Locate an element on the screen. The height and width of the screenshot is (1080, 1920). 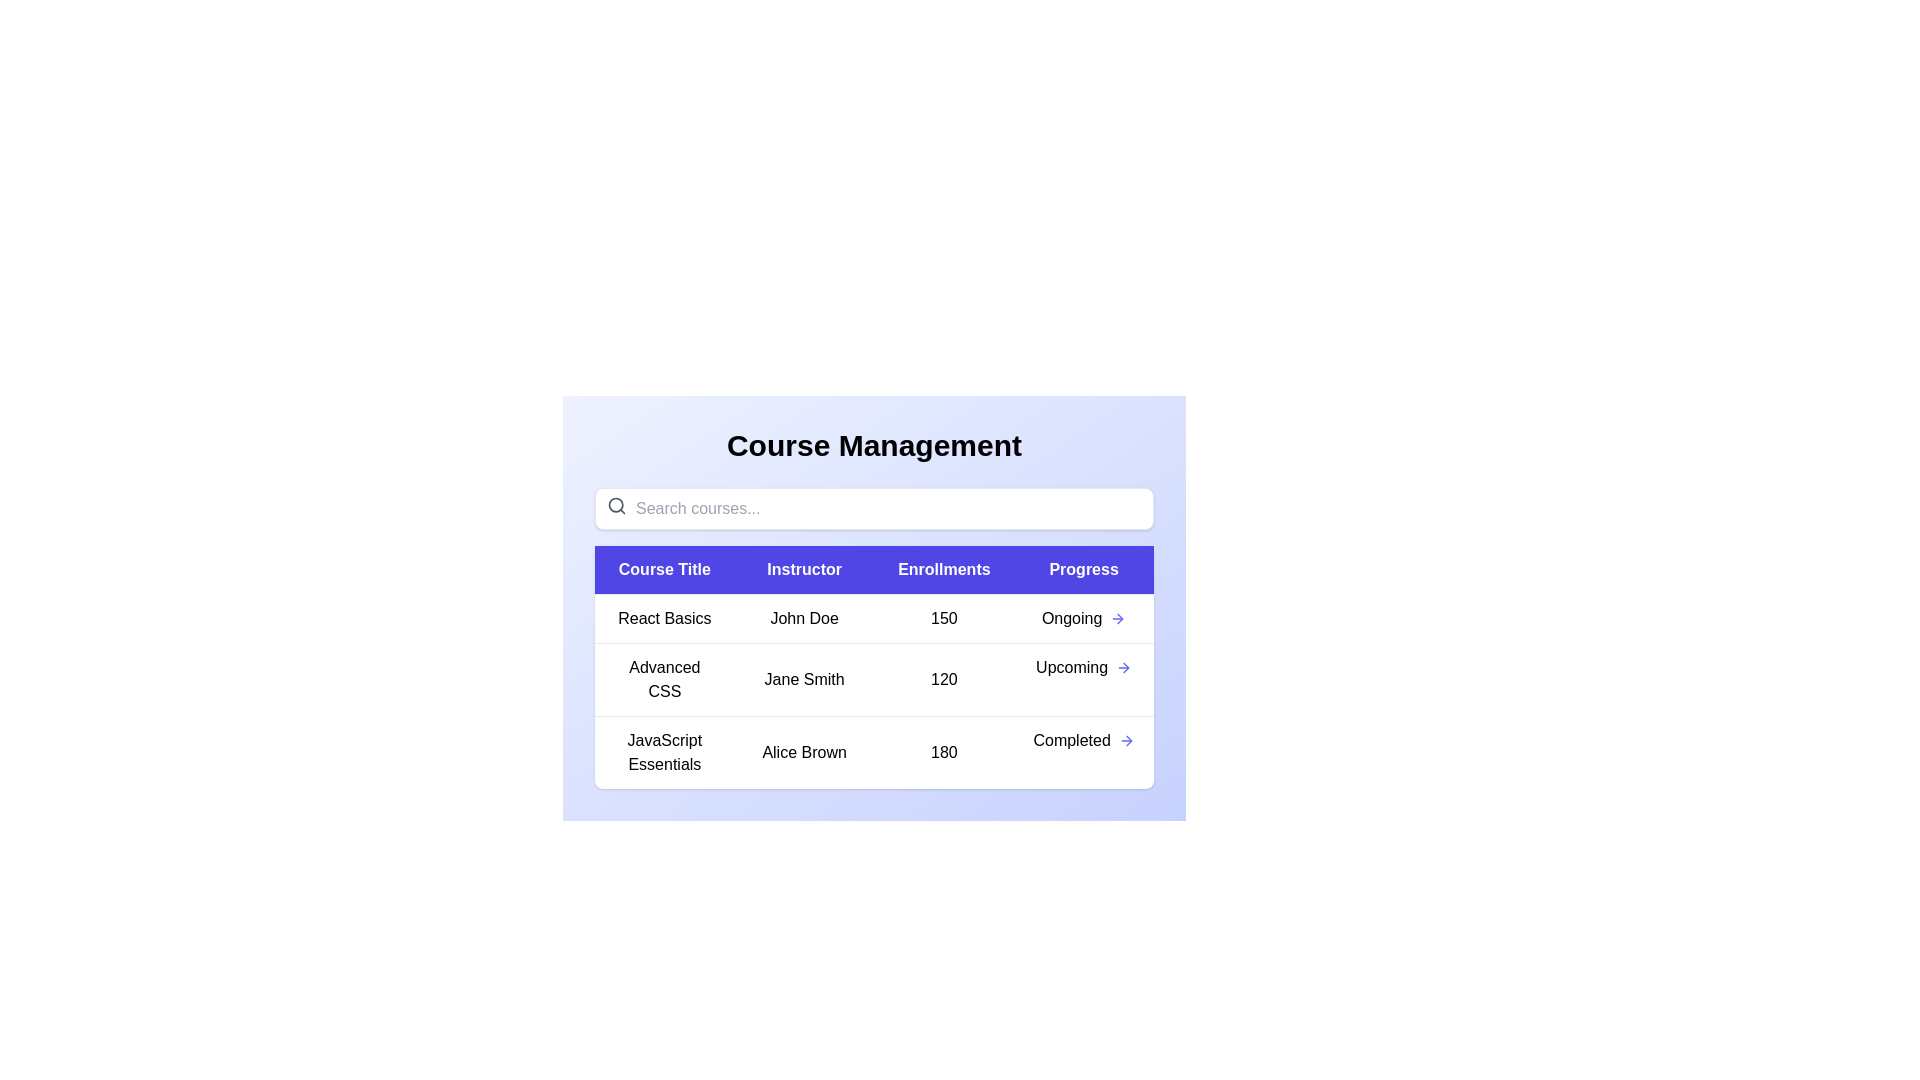
the column header Enrollments to sort or filter the courses is located at coordinates (943, 570).